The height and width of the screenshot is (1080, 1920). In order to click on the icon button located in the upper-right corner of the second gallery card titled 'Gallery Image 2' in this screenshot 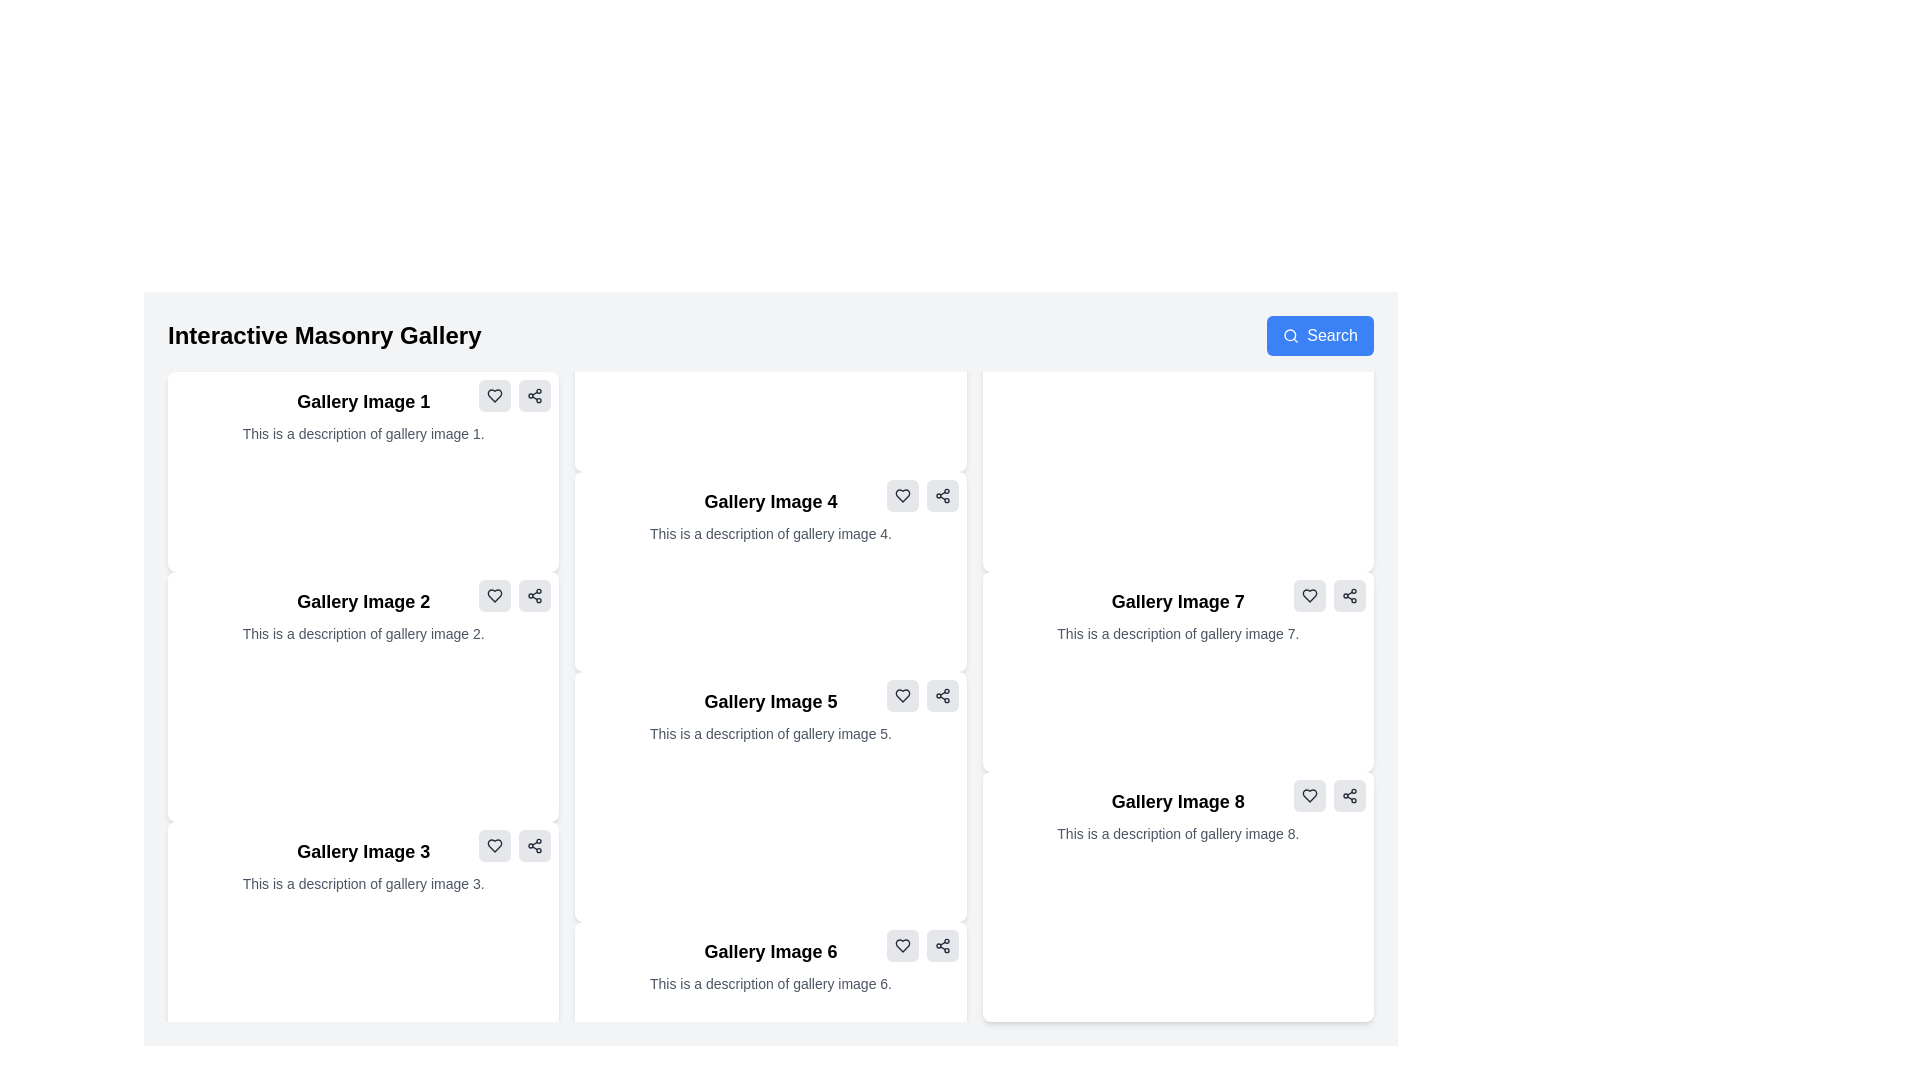, I will do `click(535, 595)`.